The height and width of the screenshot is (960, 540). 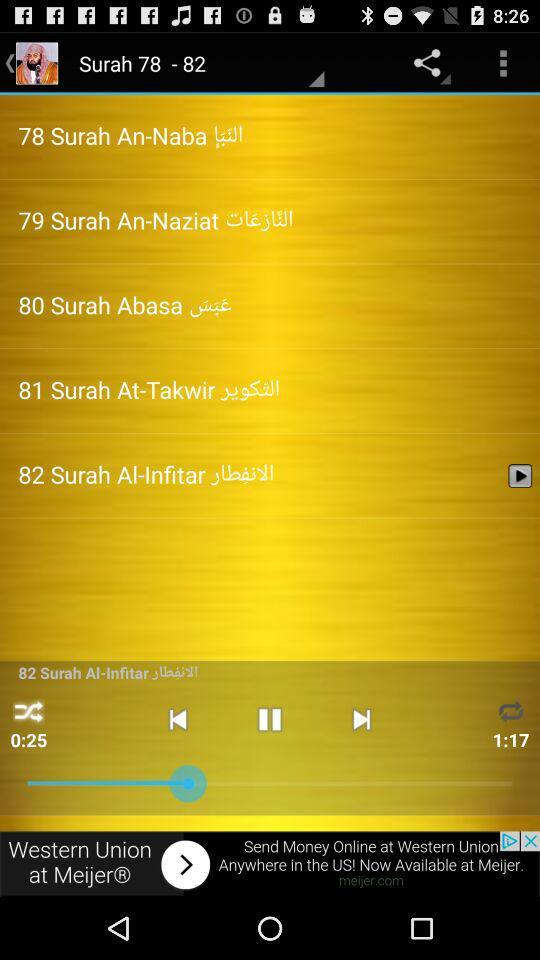 What do you see at coordinates (177, 768) in the screenshot?
I see `the skip_previous icon` at bounding box center [177, 768].